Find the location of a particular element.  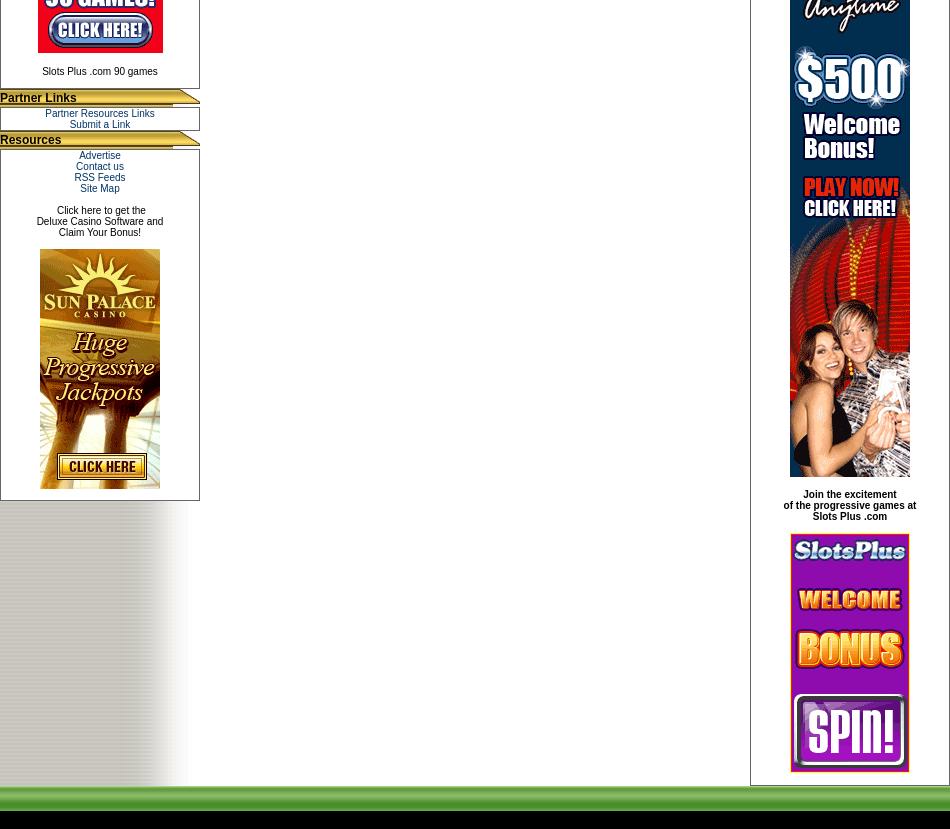

'Partner Resources Links' is located at coordinates (99, 113).